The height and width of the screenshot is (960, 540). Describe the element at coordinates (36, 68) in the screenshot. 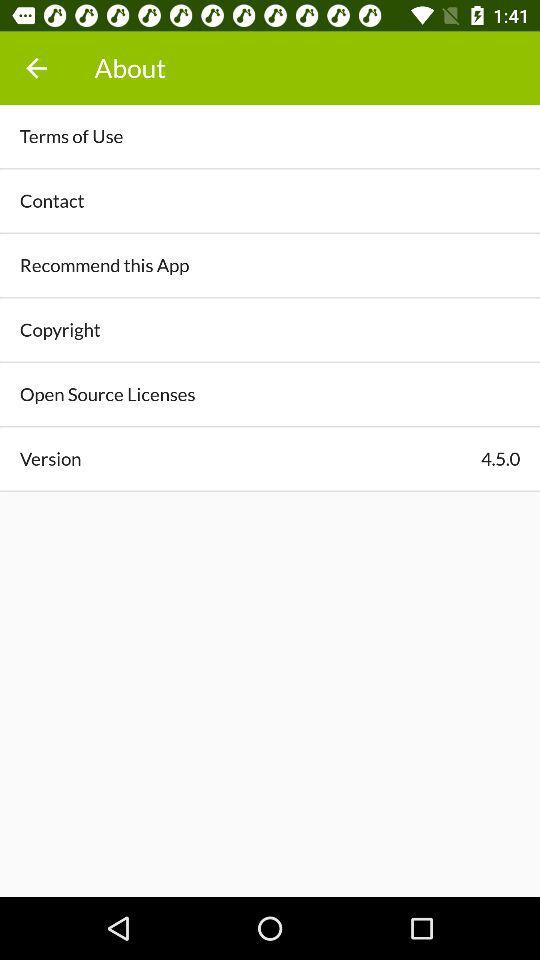

I see `the icon to the left of the about` at that location.